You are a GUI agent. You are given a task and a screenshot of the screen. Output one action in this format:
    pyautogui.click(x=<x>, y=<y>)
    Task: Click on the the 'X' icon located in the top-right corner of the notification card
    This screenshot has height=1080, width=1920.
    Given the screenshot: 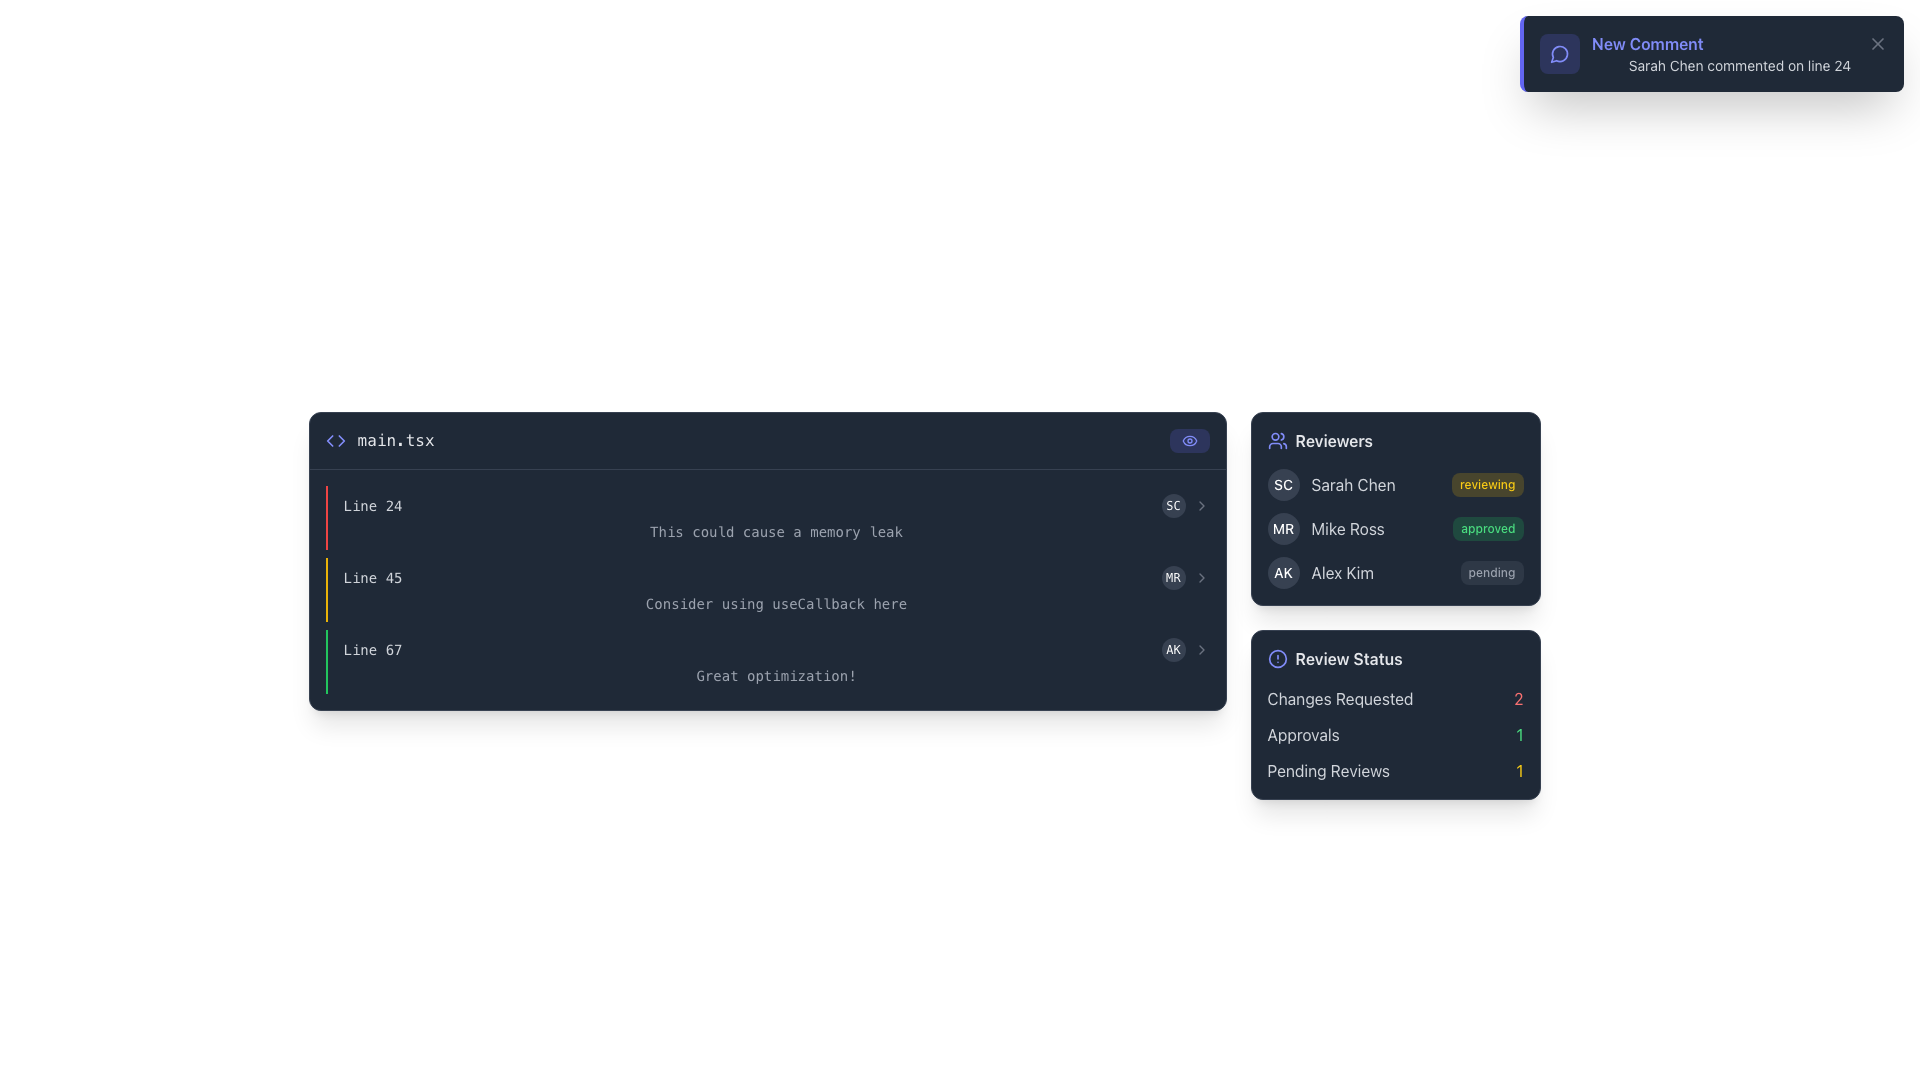 What is the action you would take?
    pyautogui.click(x=1876, y=43)
    